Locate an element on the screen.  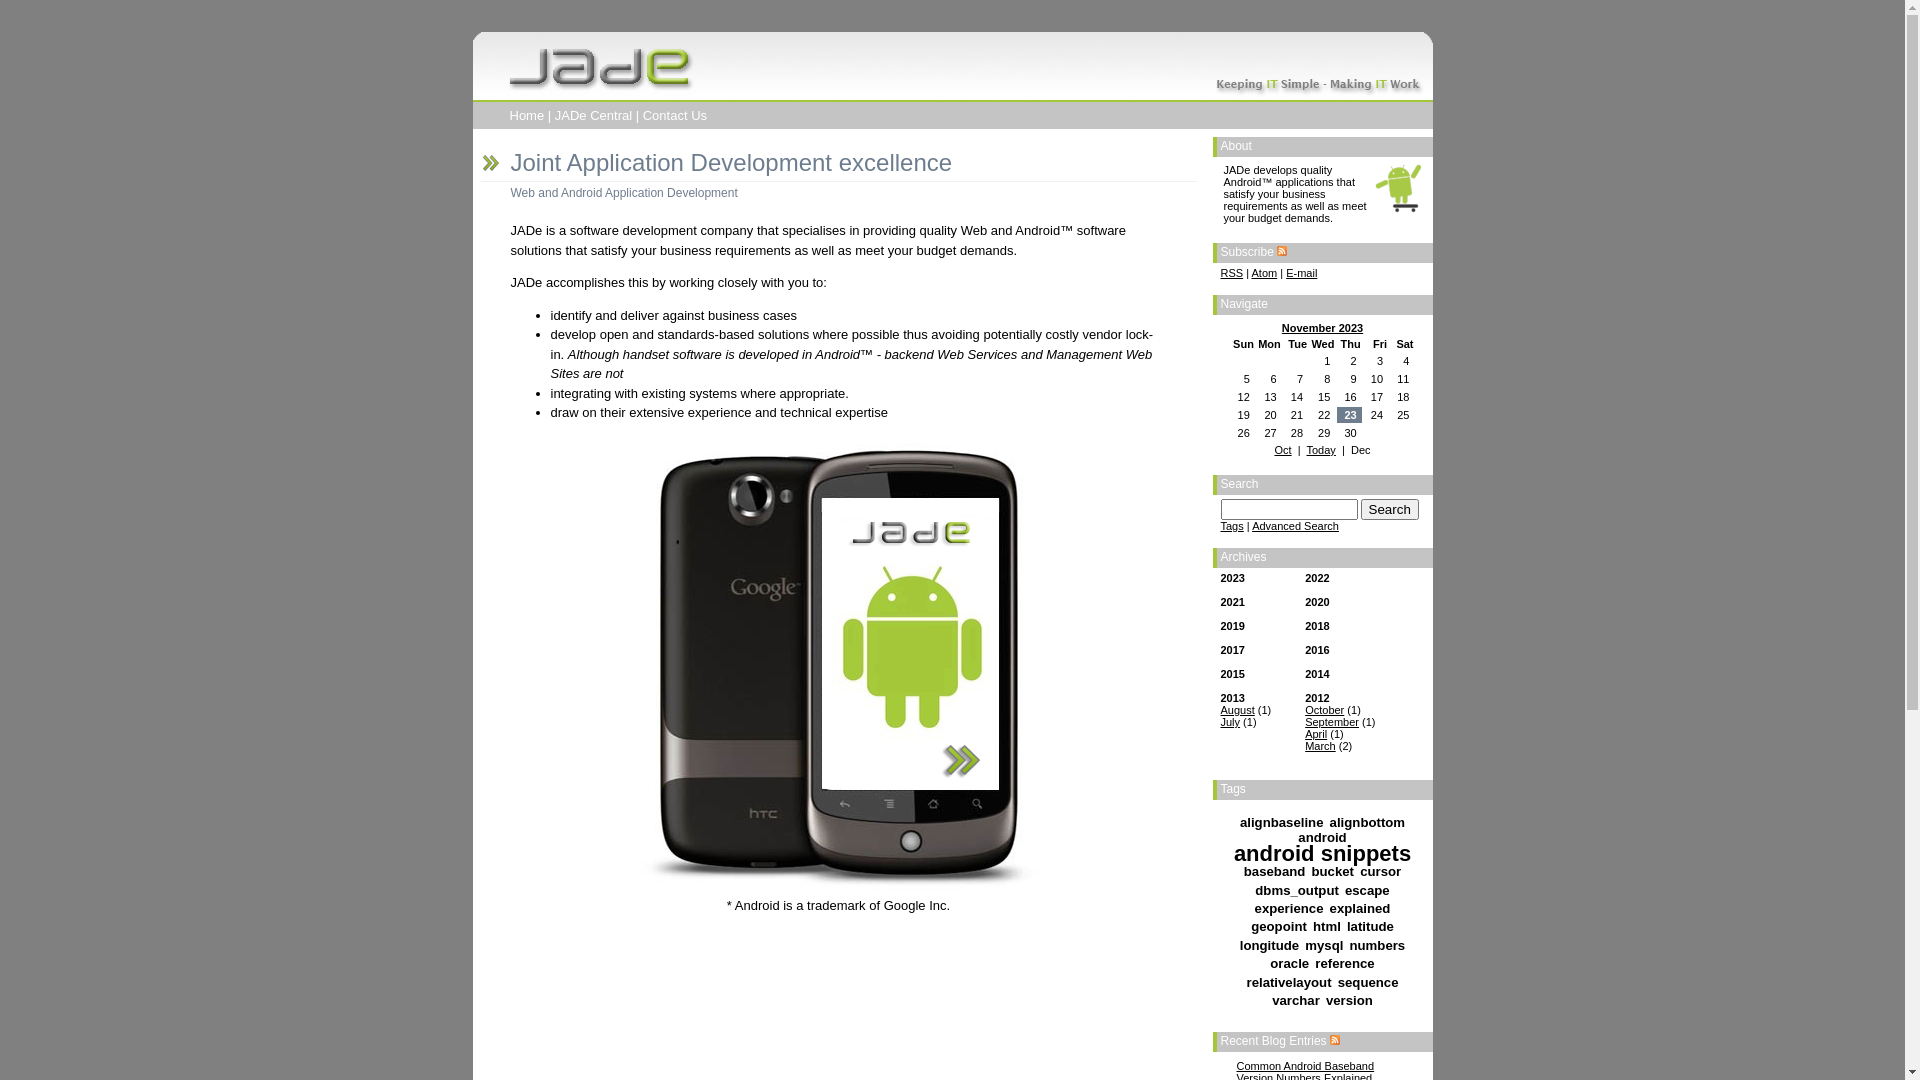
'Oct' is located at coordinates (1272, 450).